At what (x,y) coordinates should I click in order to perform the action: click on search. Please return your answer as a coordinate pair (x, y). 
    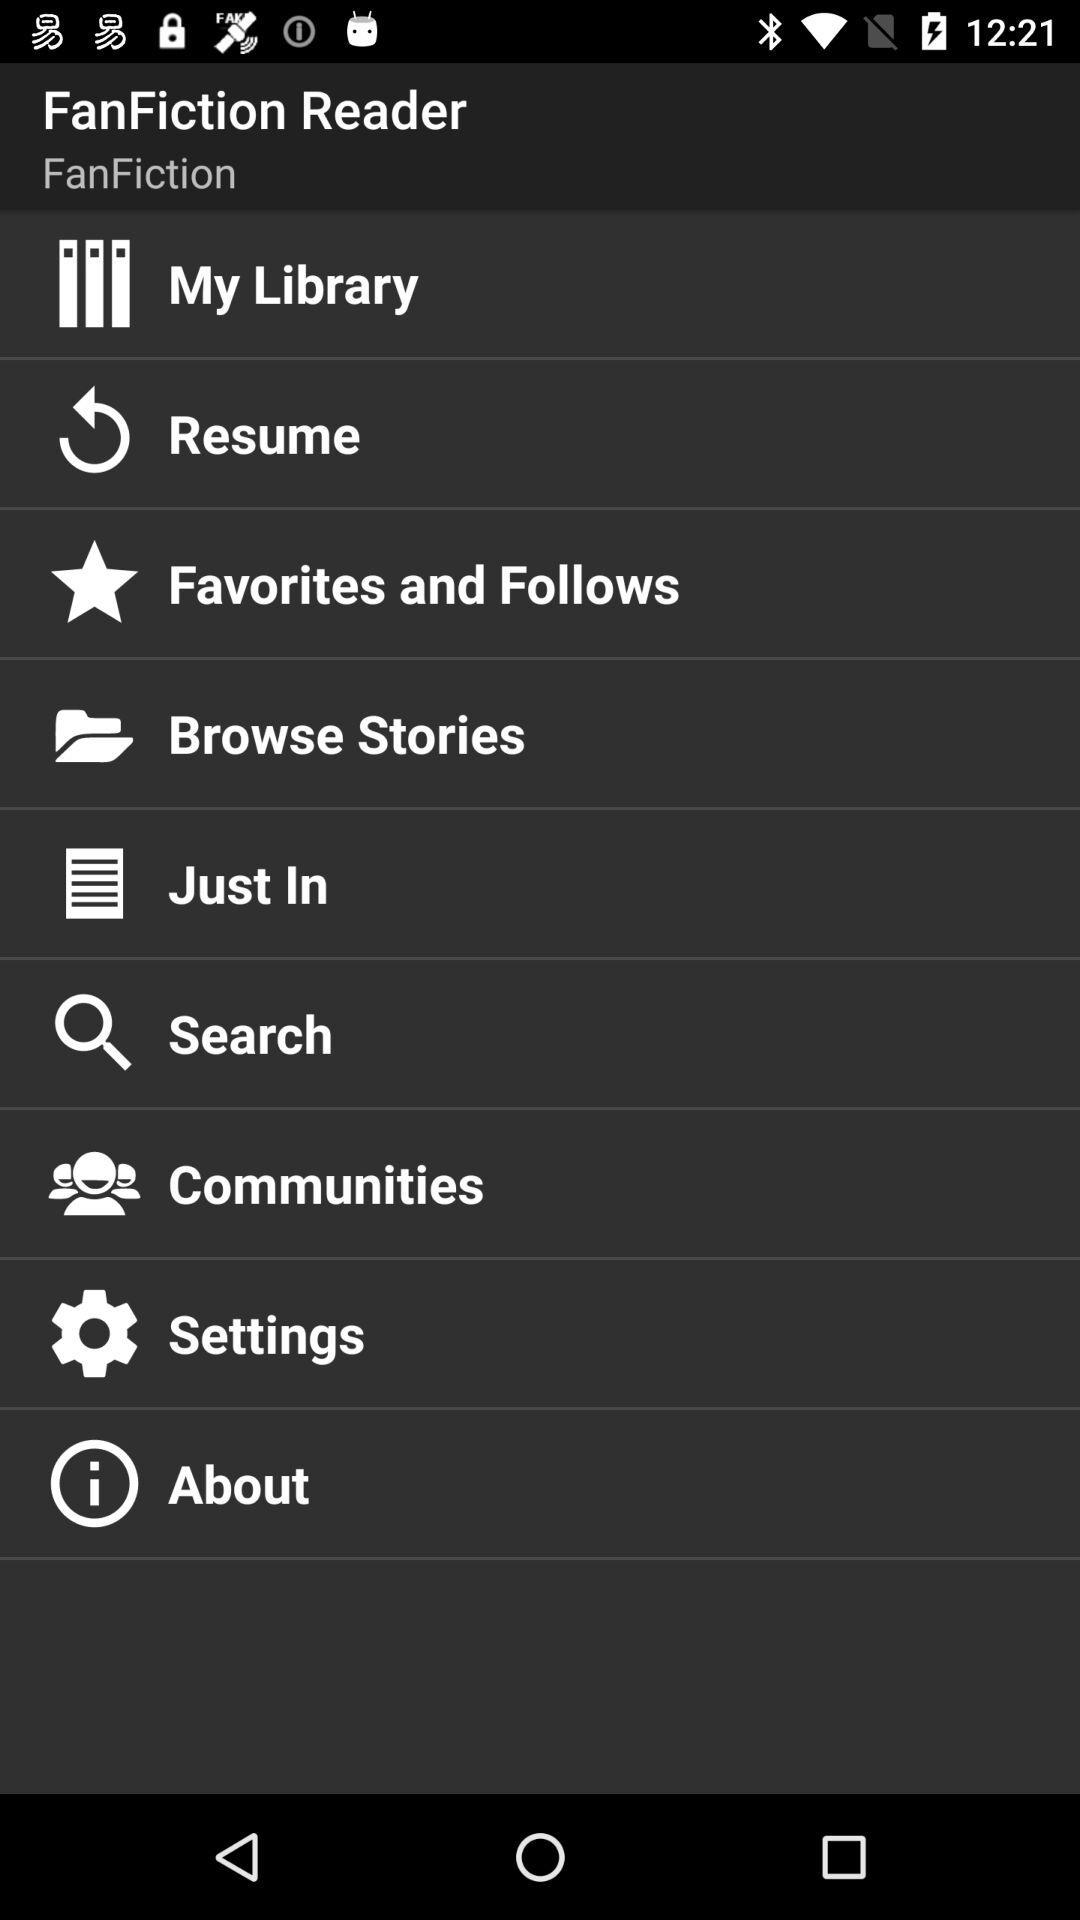
    Looking at the image, I should click on (601, 1033).